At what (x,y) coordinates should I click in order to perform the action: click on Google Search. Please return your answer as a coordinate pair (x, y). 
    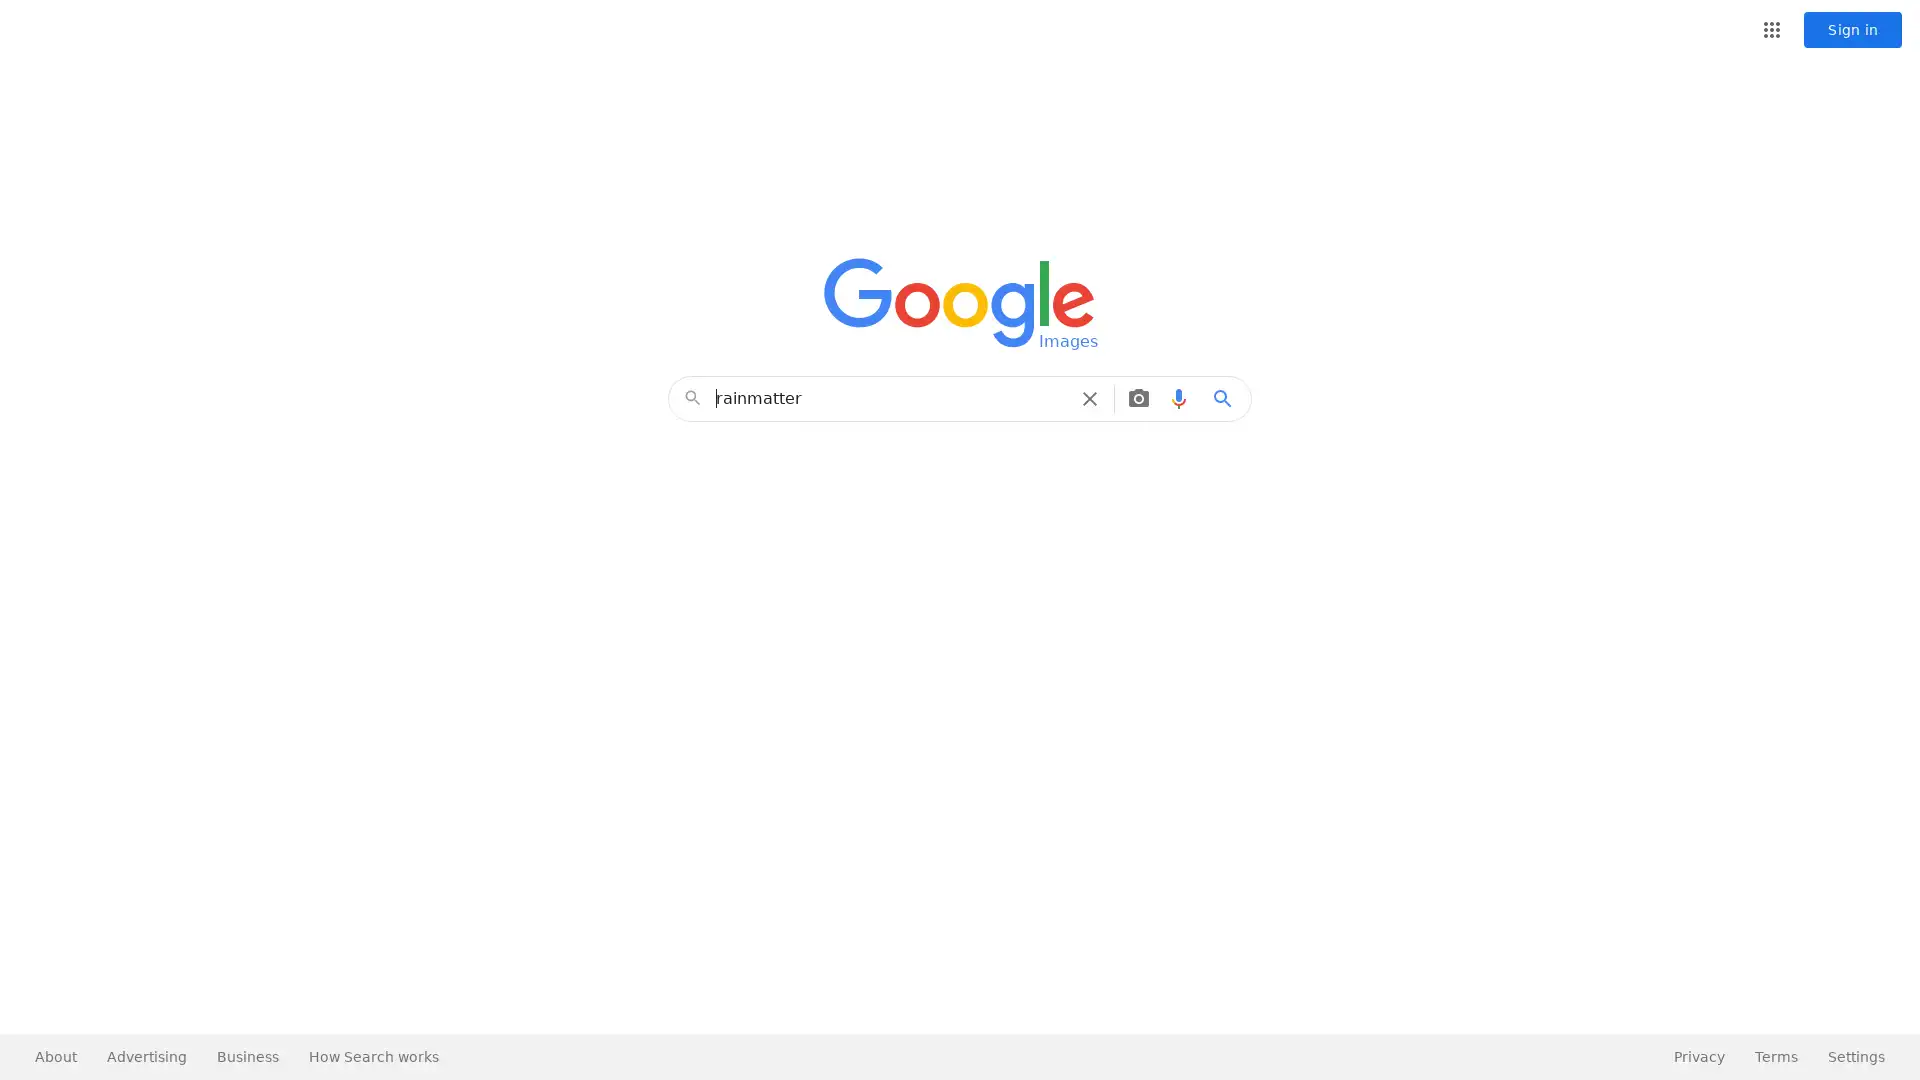
    Looking at the image, I should click on (1227, 398).